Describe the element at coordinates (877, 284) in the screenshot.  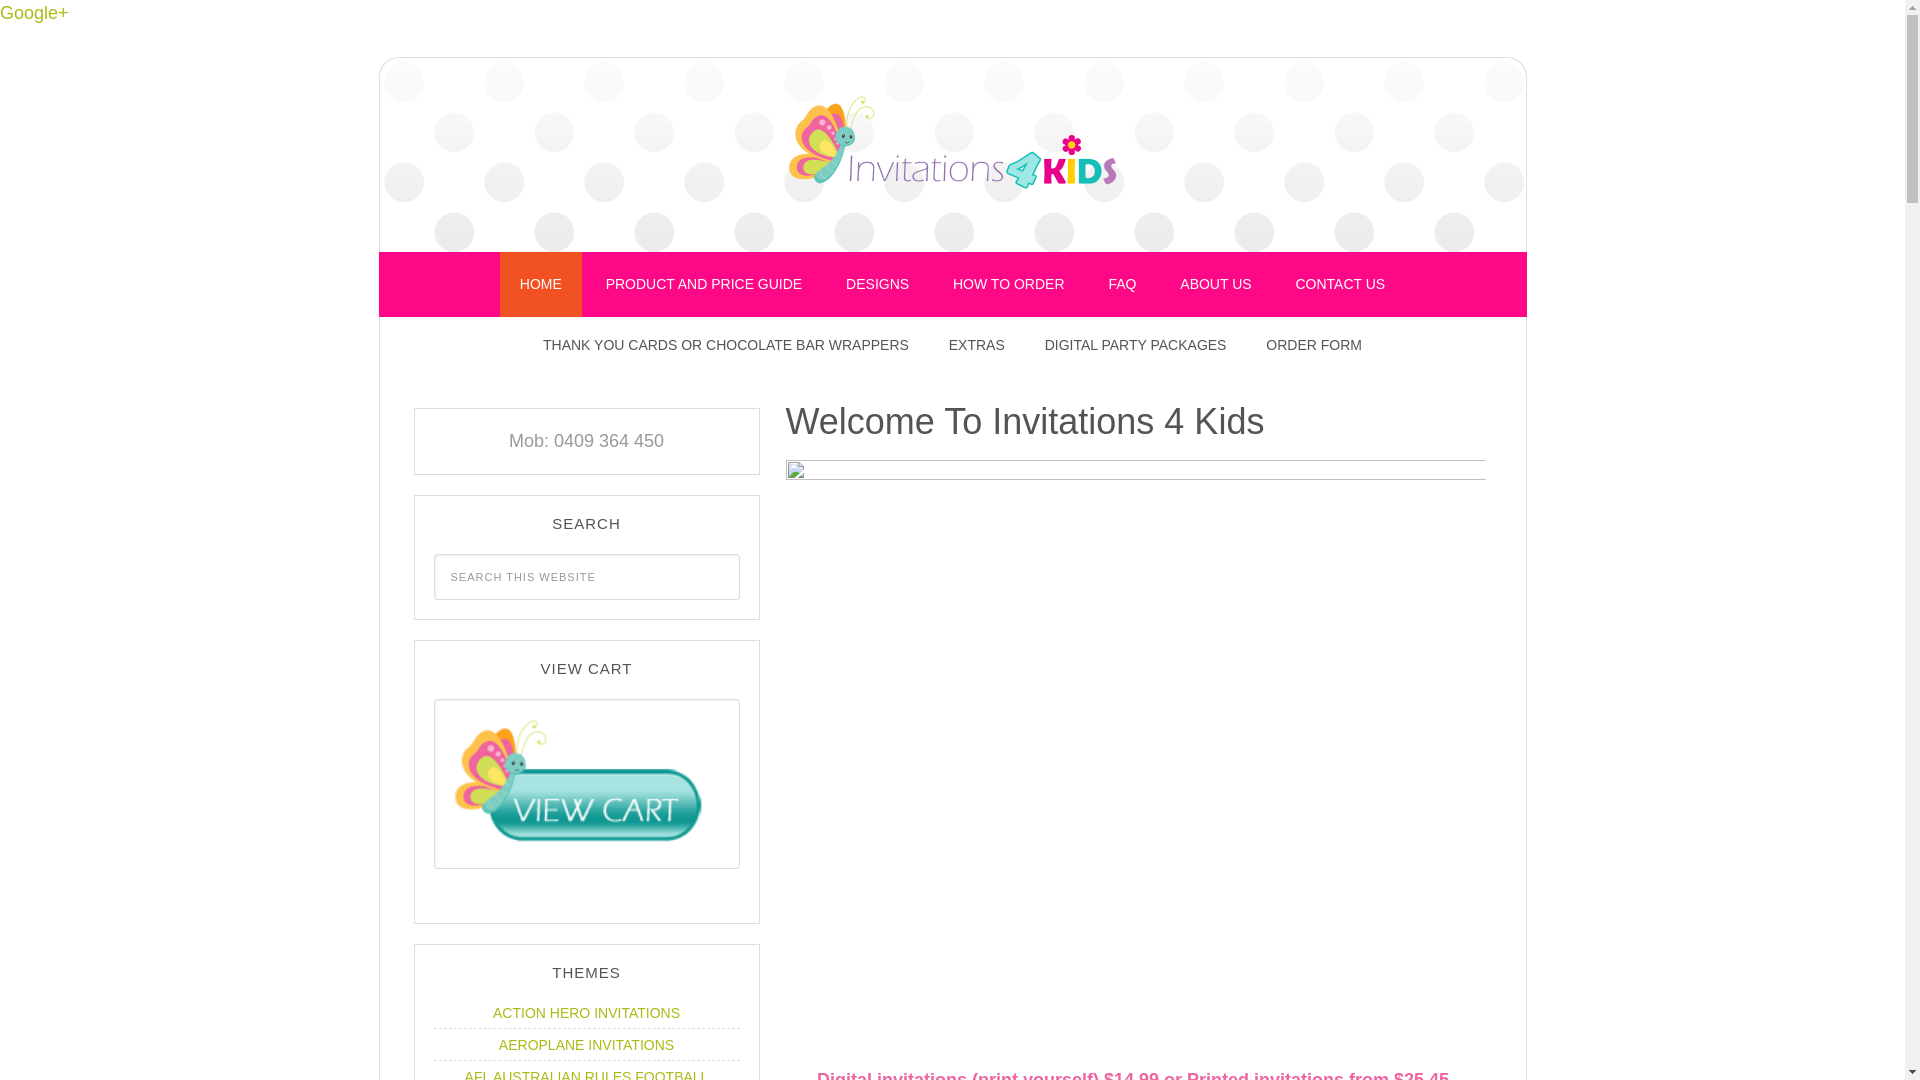
I see `'DESIGNS'` at that location.